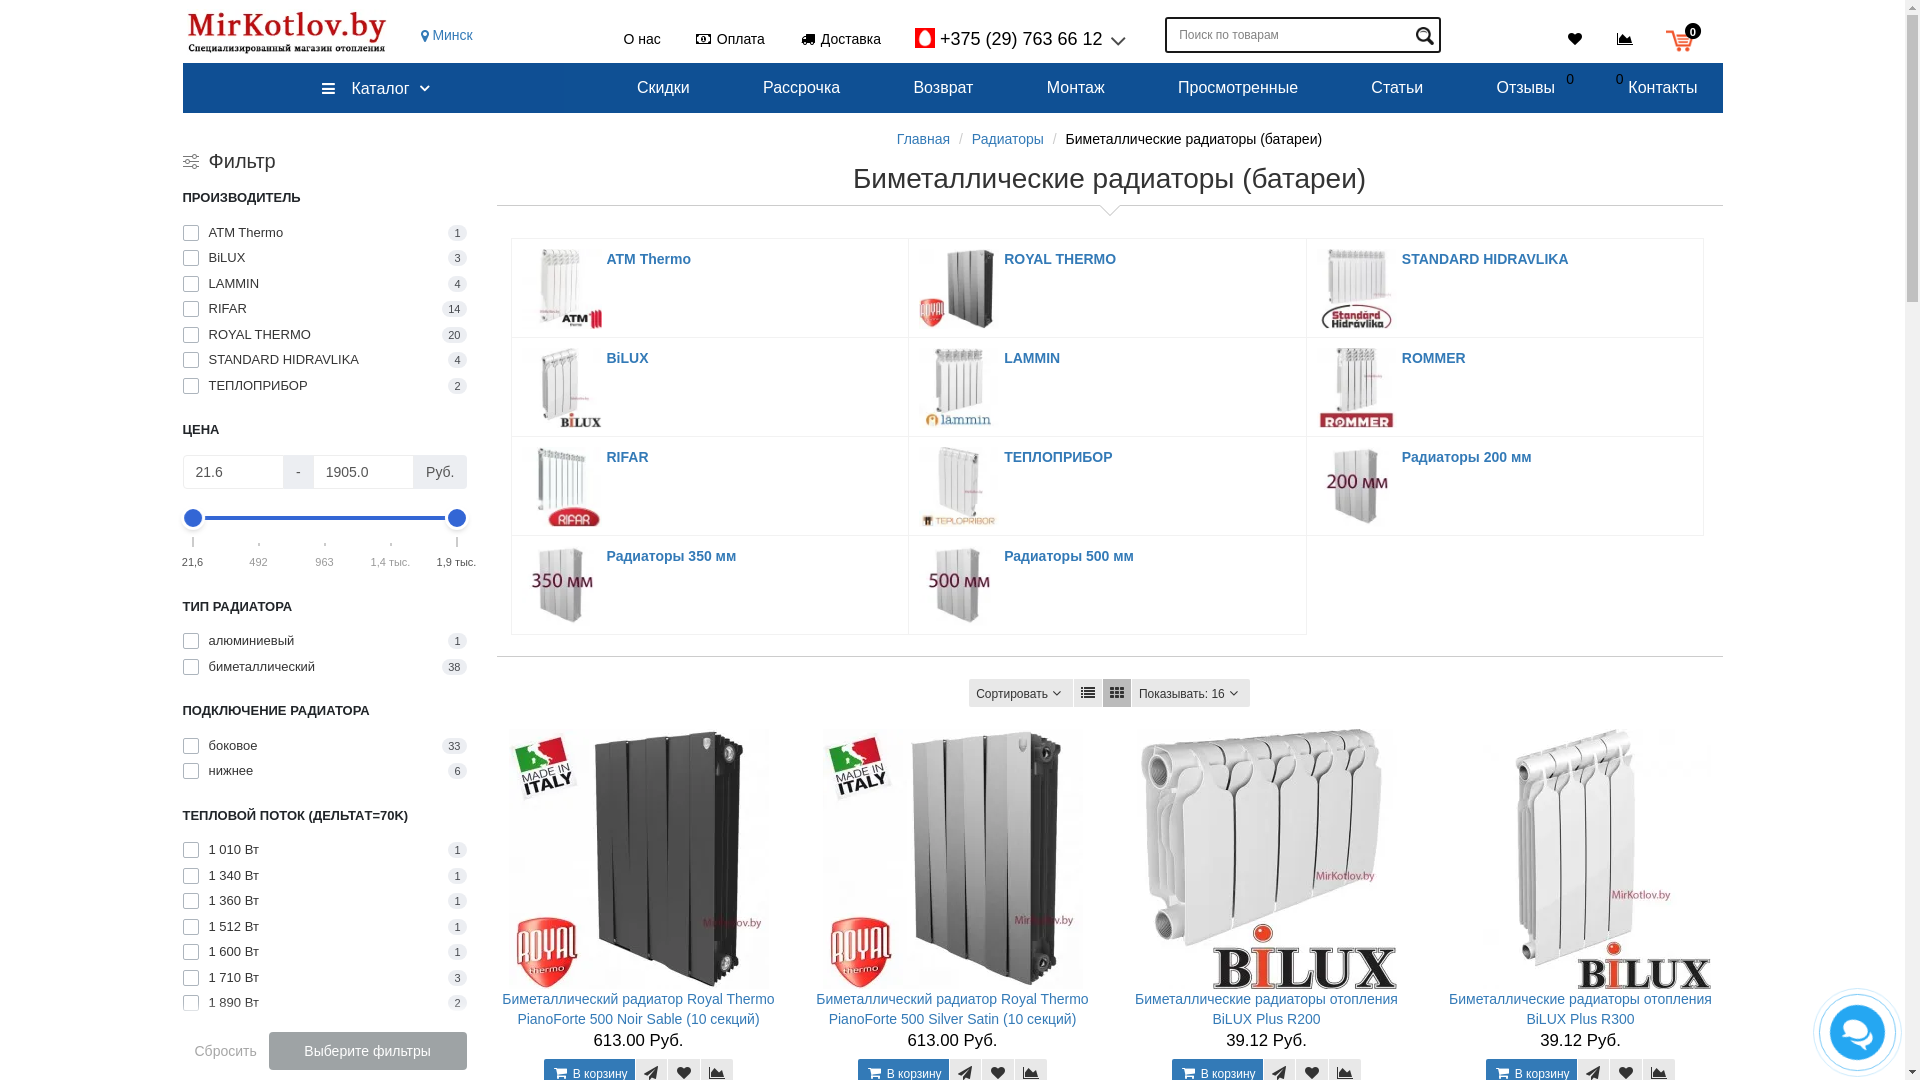 Image resolution: width=1920 pixels, height=1080 pixels. What do you see at coordinates (182, 308) in the screenshot?
I see `'RIFAR` at bounding box center [182, 308].